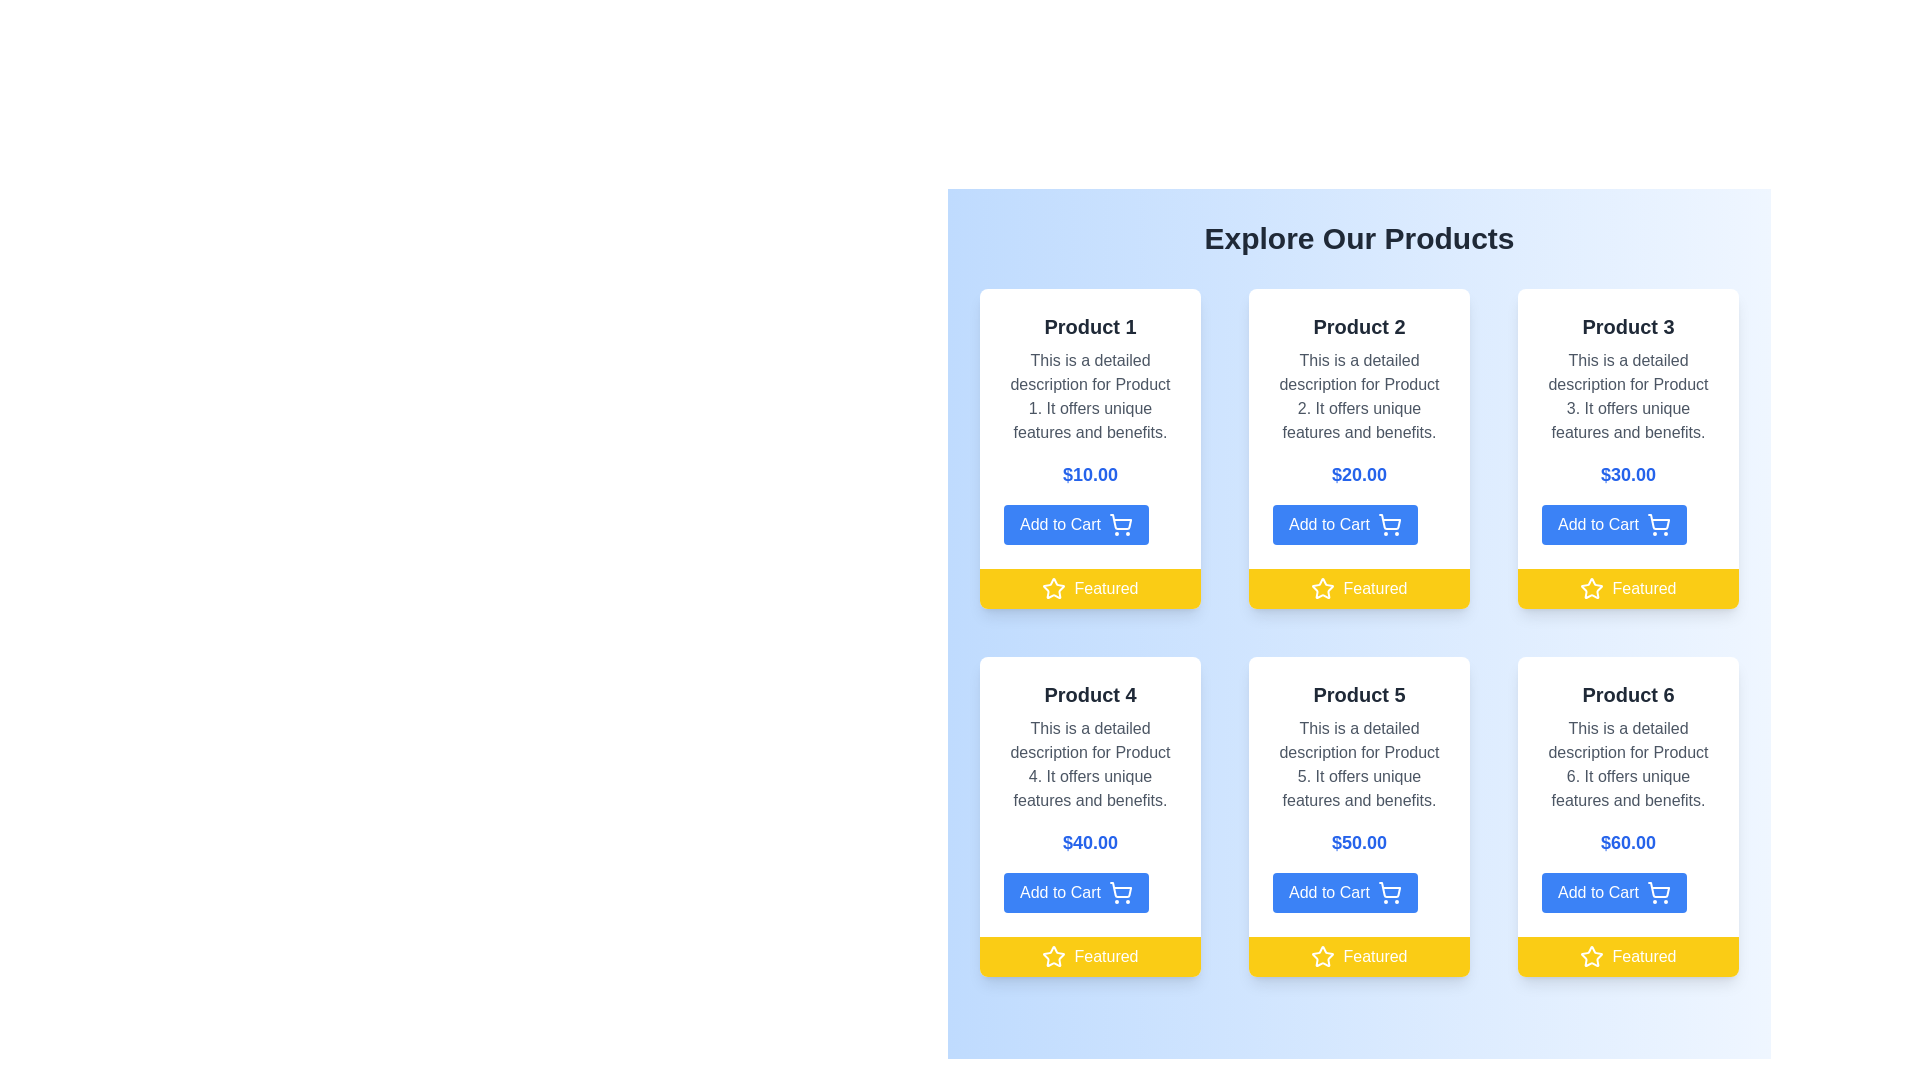 The height and width of the screenshot is (1080, 1920). Describe the element at coordinates (1089, 397) in the screenshot. I see `the text content element that describes 'This is a detailed description for Product 1.' located within the product card` at that location.